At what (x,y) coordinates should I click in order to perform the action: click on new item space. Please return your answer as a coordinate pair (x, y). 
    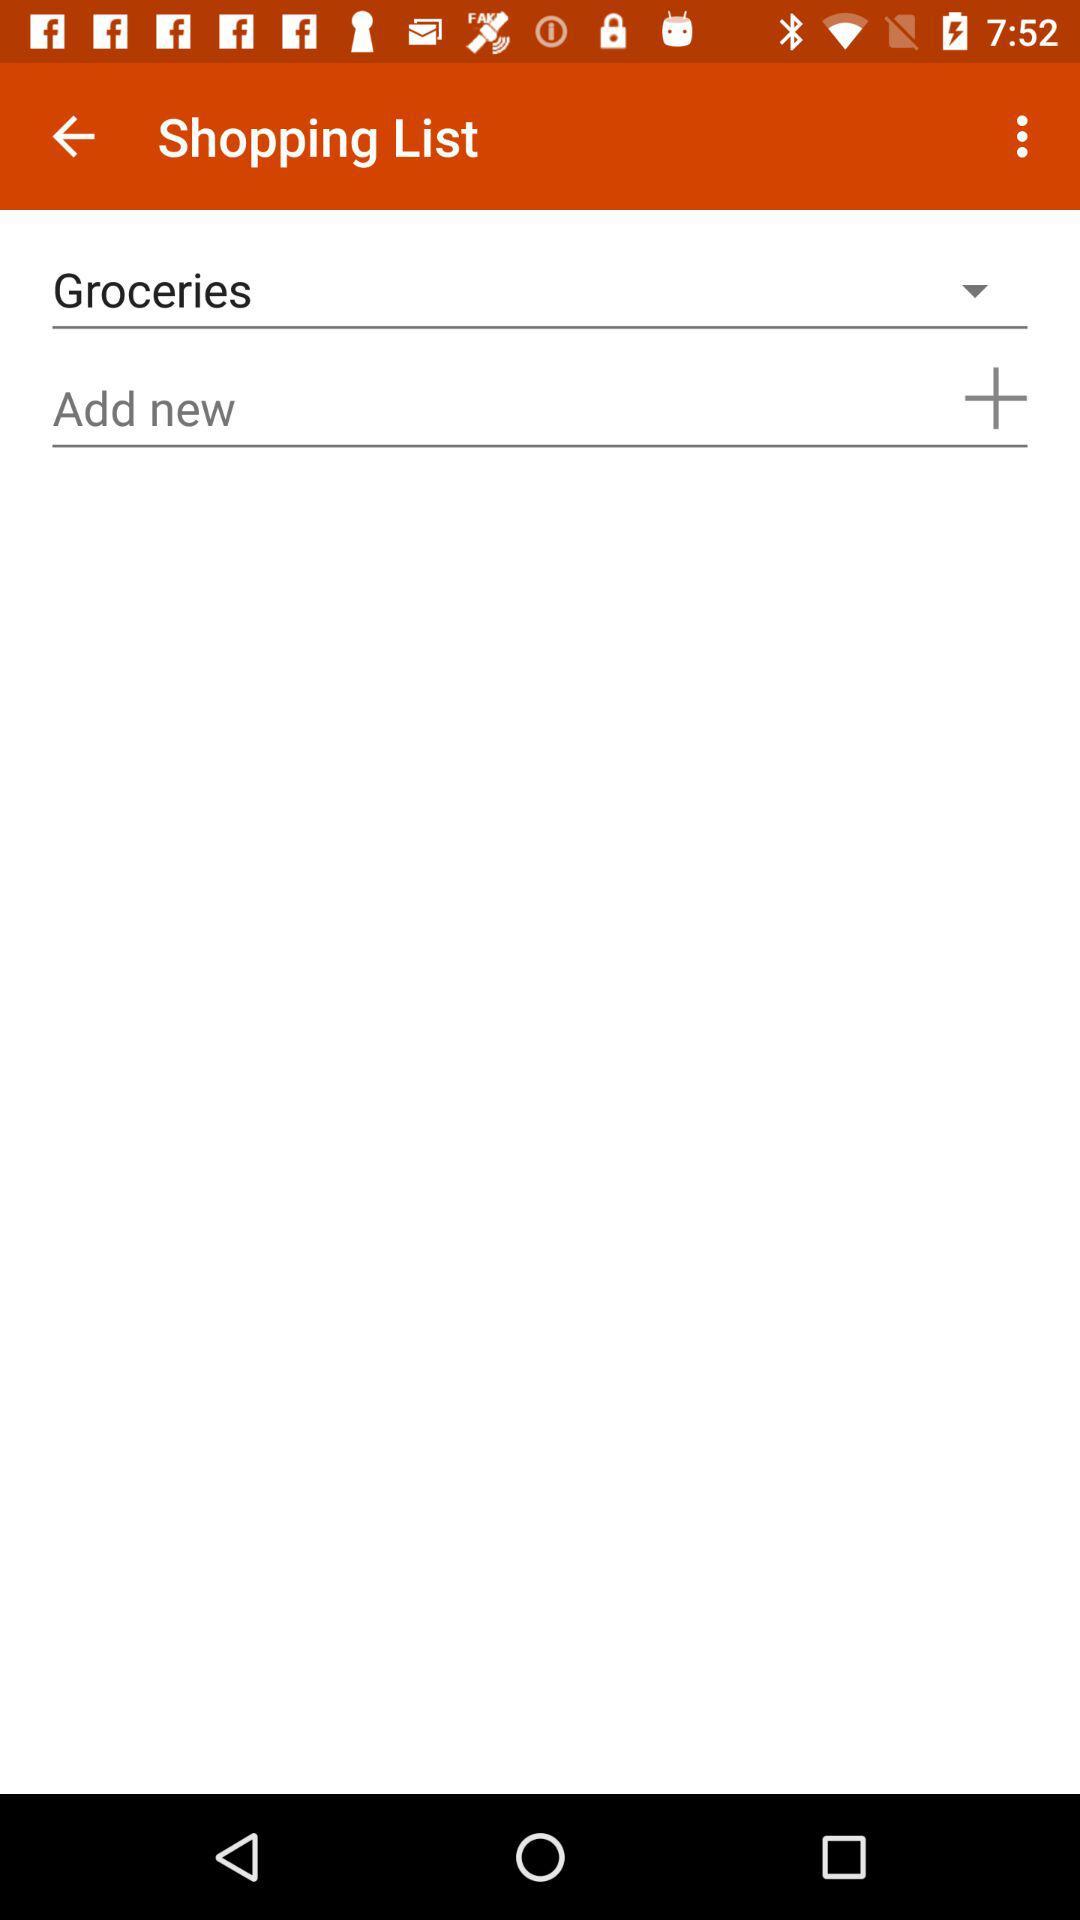
    Looking at the image, I should click on (540, 407).